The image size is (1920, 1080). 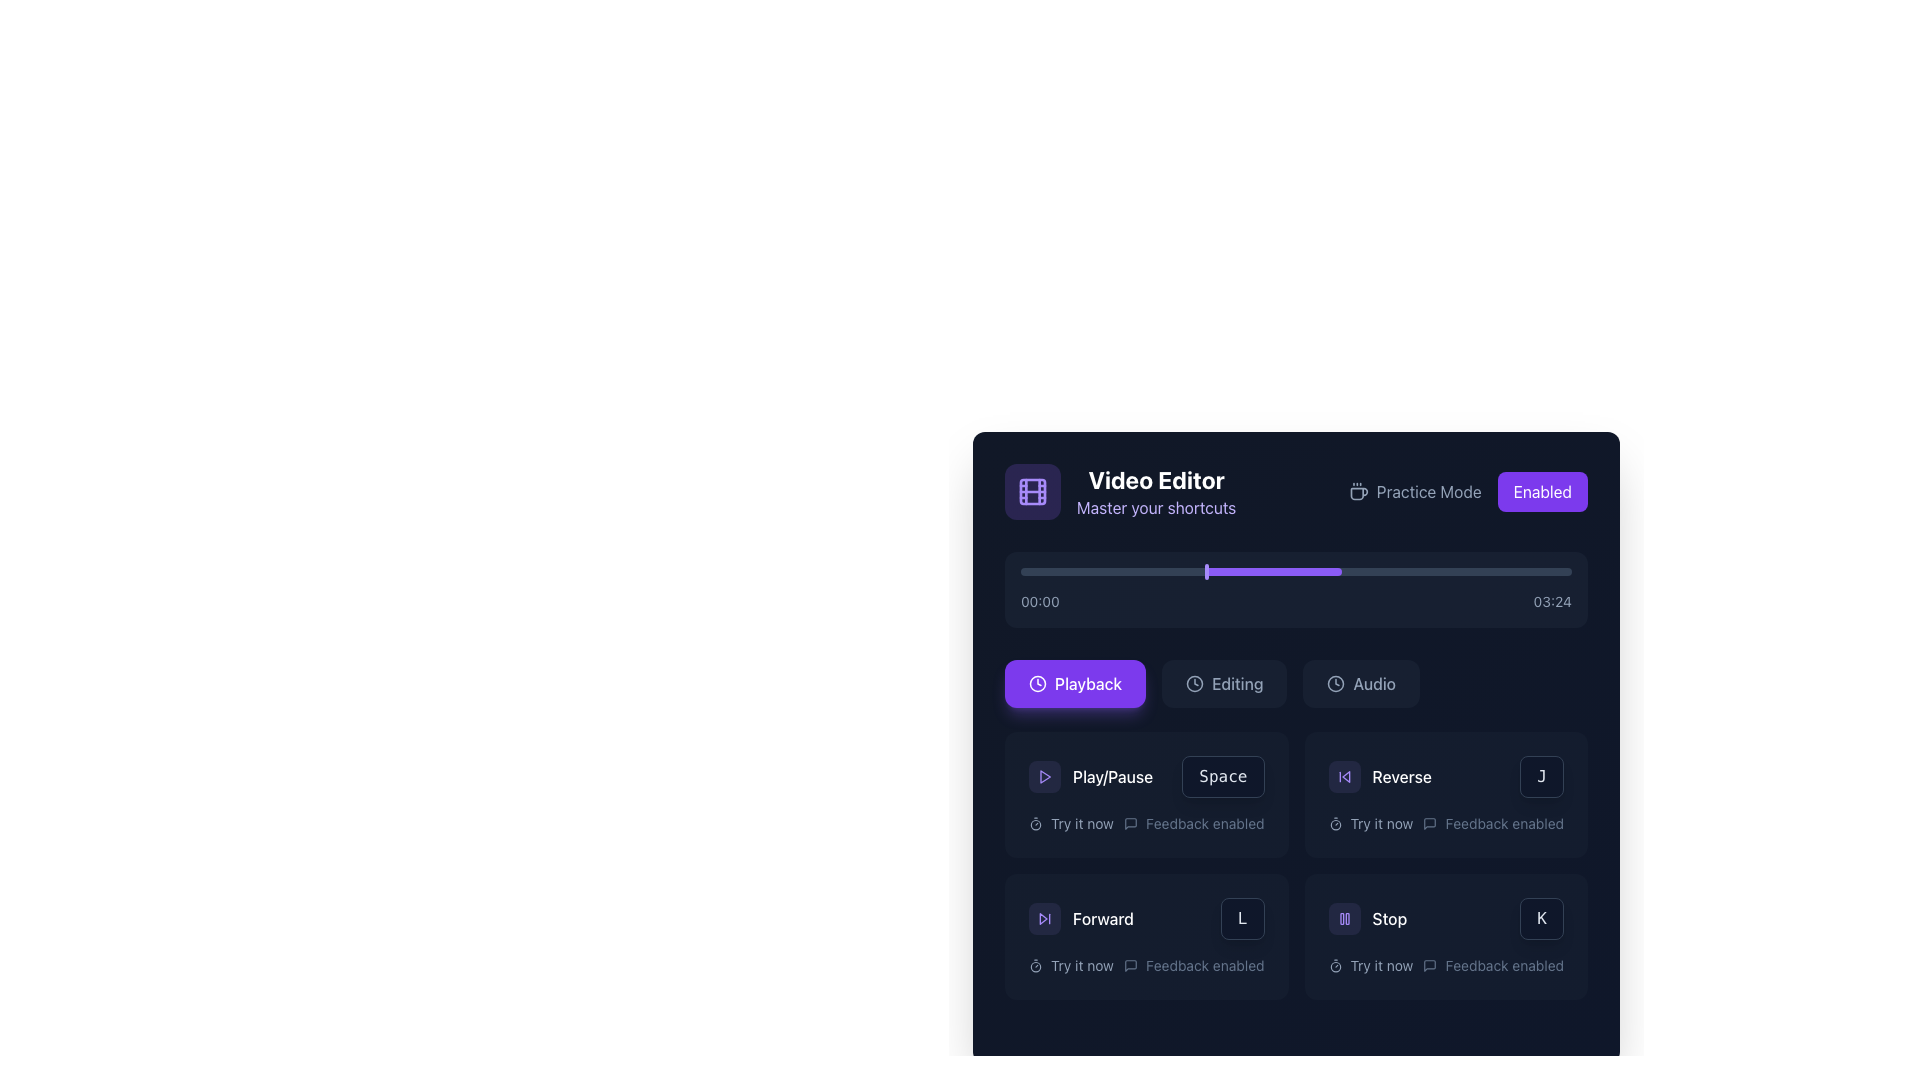 What do you see at coordinates (1344, 918) in the screenshot?
I see `the 'Stop' button located in the bottom-right portion of the main interface for keyboard accessibility` at bounding box center [1344, 918].